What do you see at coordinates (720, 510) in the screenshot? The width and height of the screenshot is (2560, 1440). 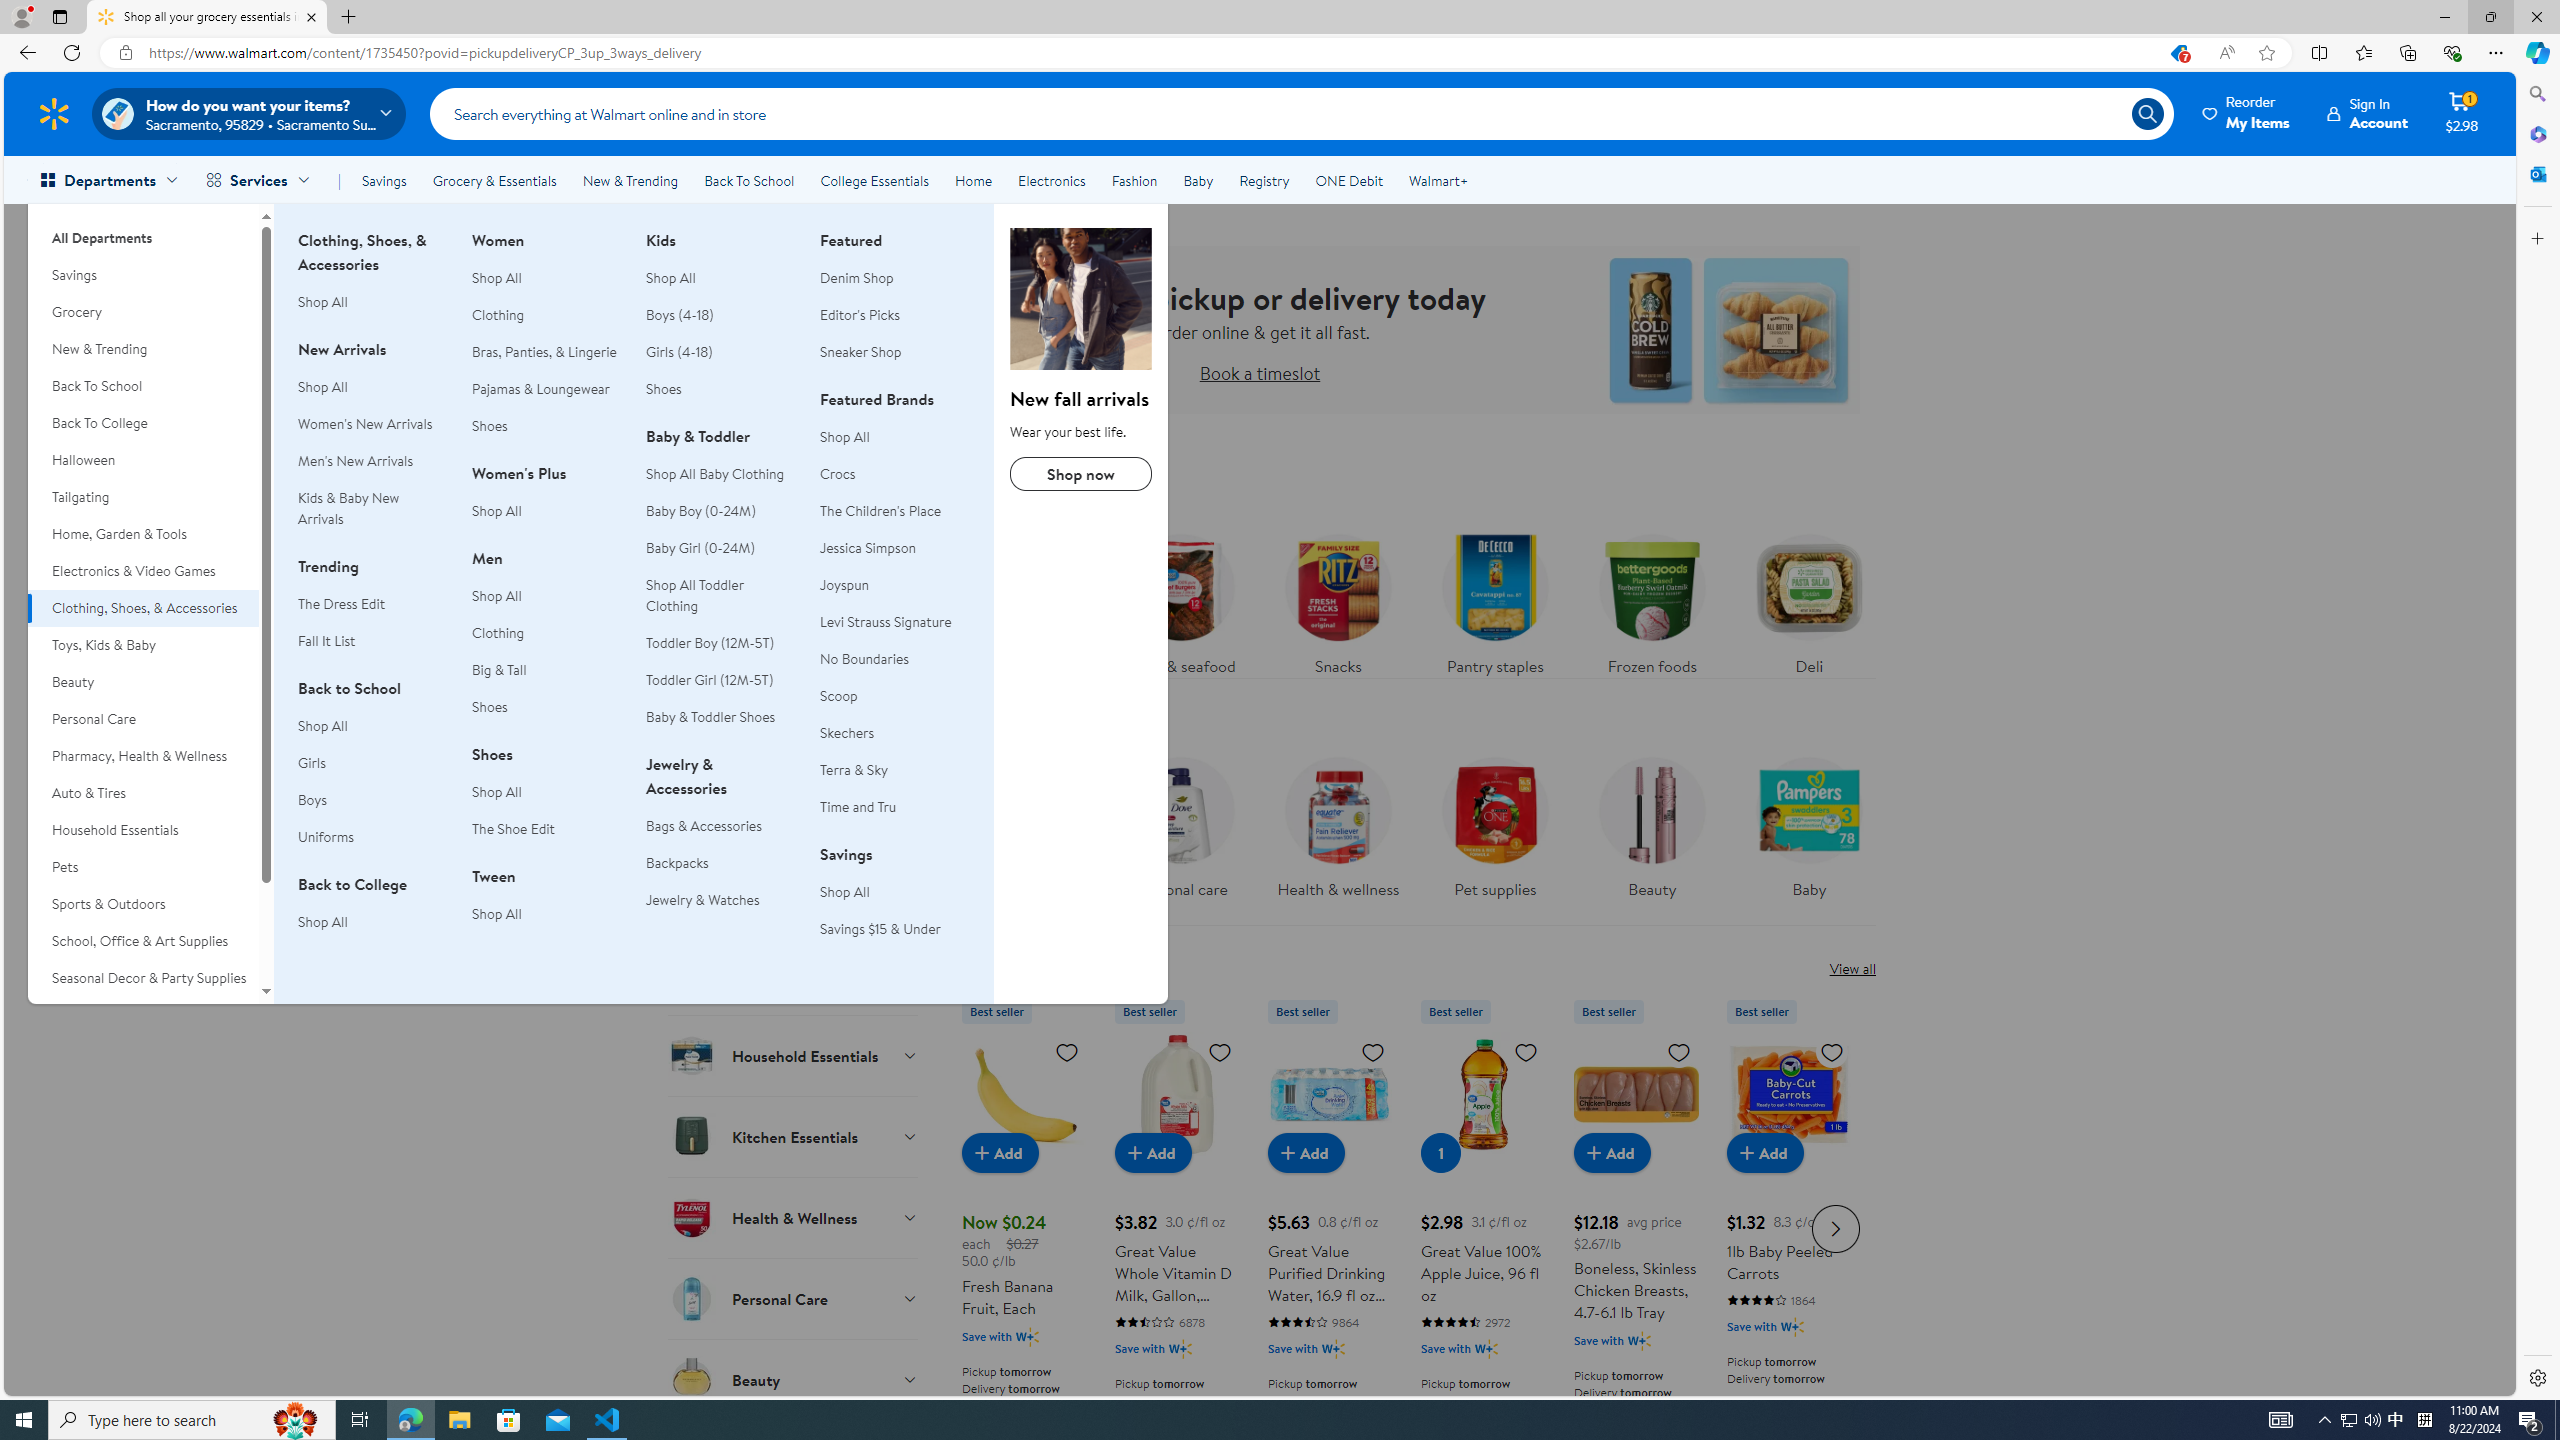 I see `'Baby Boy (0-24M)'` at bounding box center [720, 510].